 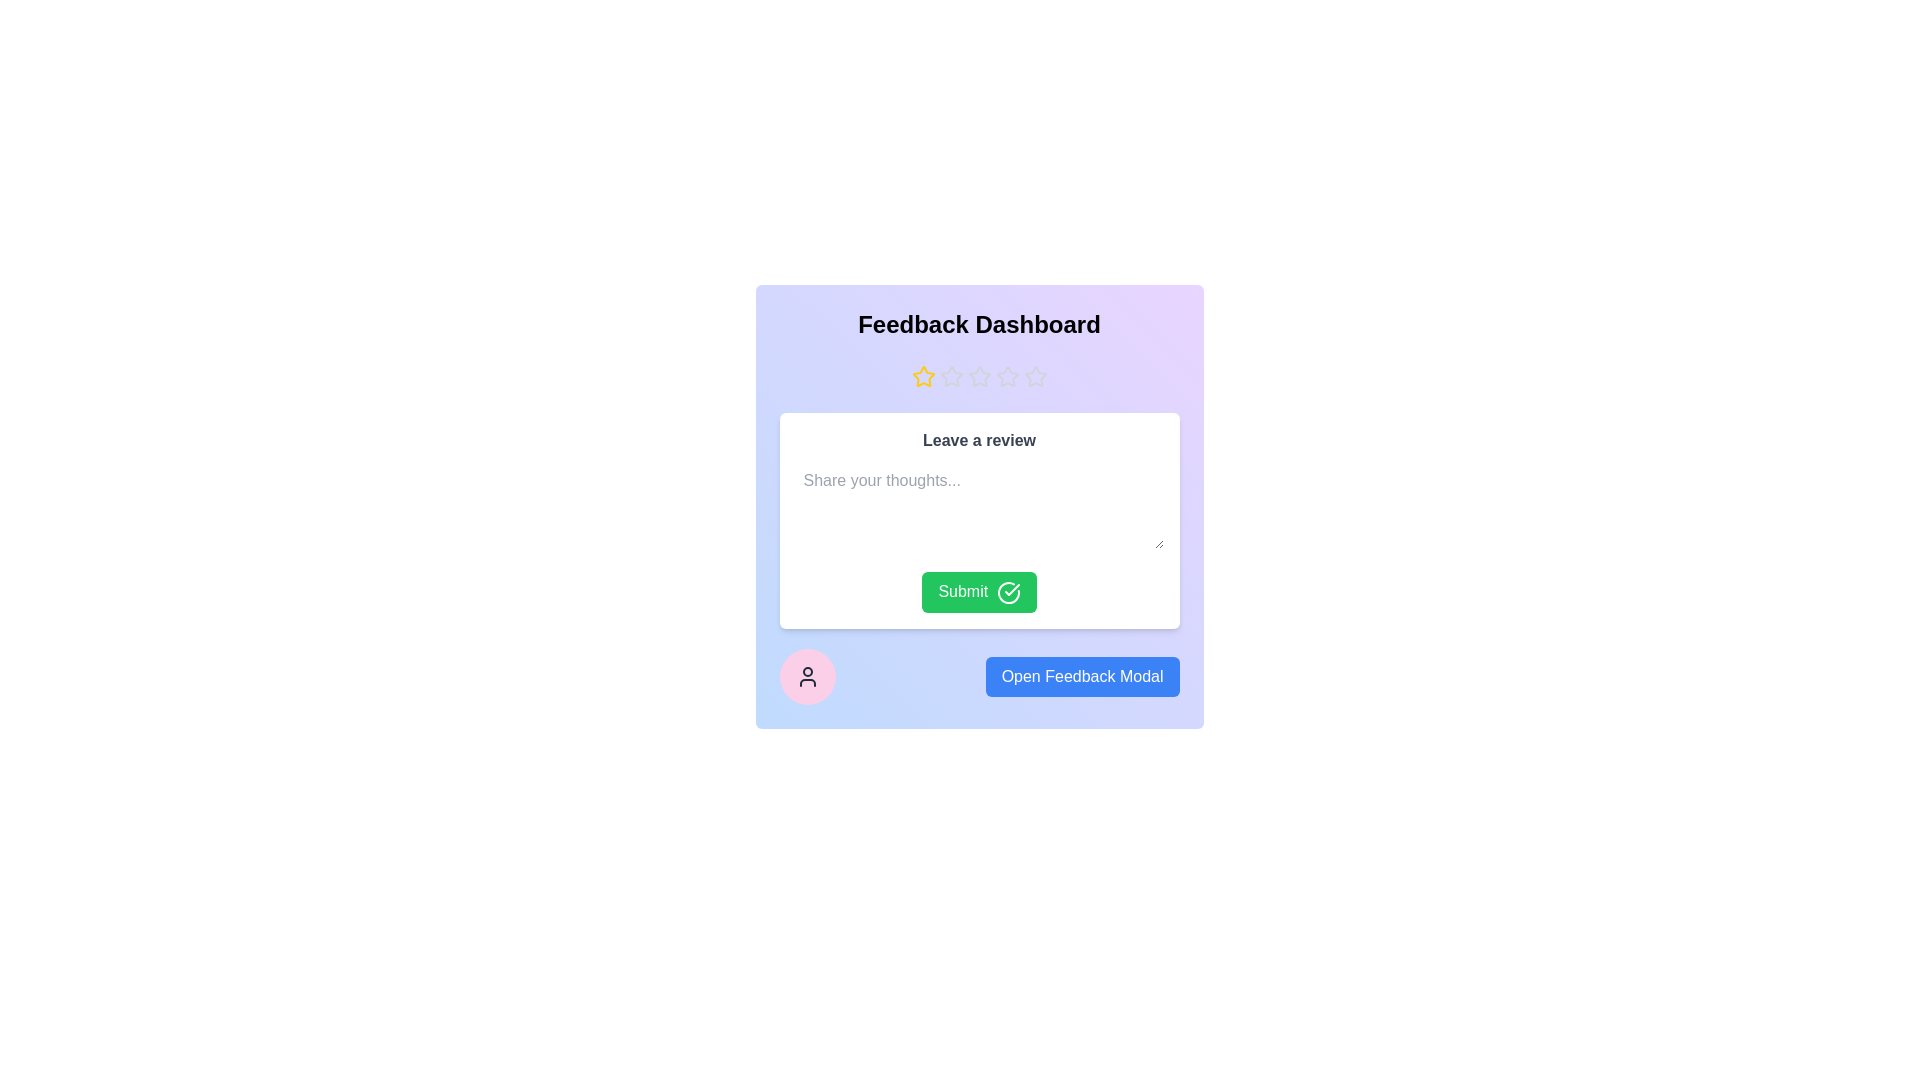 What do you see at coordinates (979, 439) in the screenshot?
I see `the 'Leave a review' text label, which is displayed in bold dark-grey font at the top of the feedback form, just above the multi-line text input area` at bounding box center [979, 439].